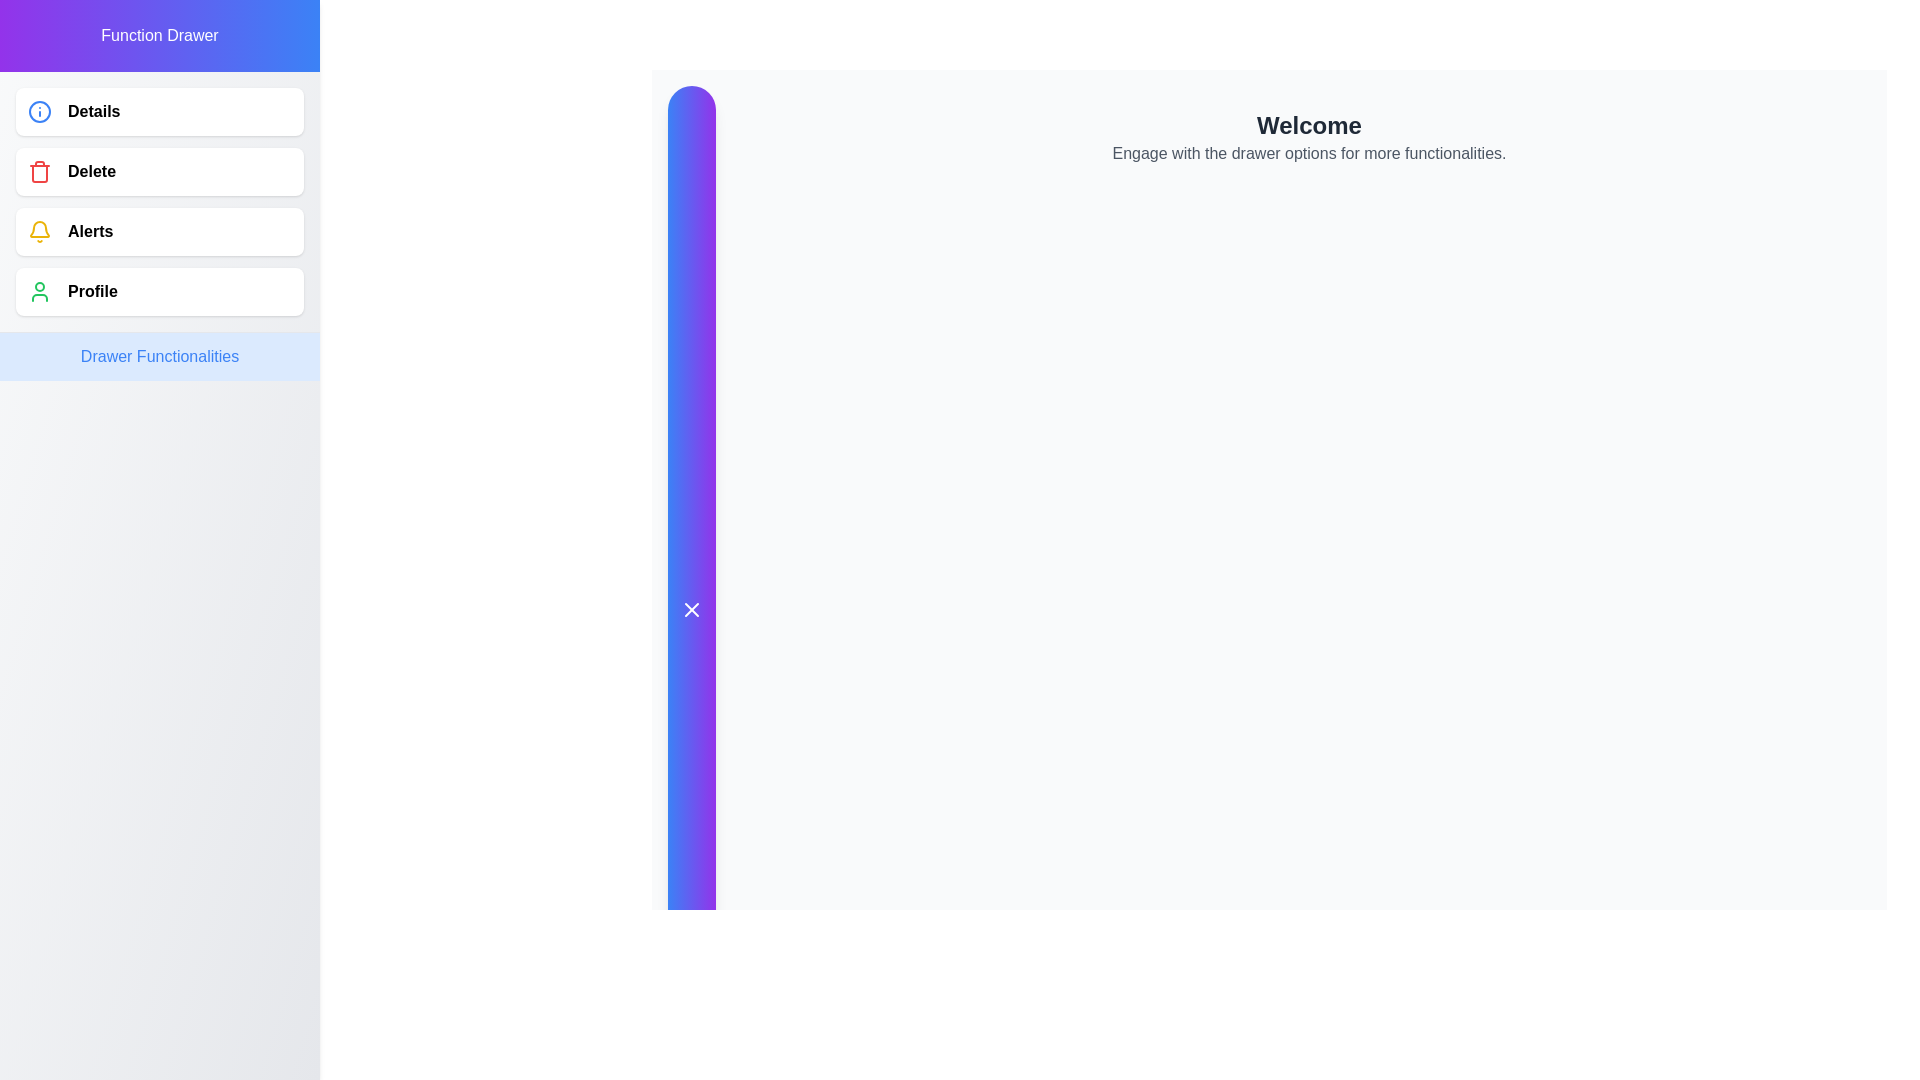  Describe the element at coordinates (89, 230) in the screenshot. I see `the 'Alerts' text label in the sidebar menu, which is the third option in the vertical list, positioned below 'Delete' and above 'Profile'` at that location.